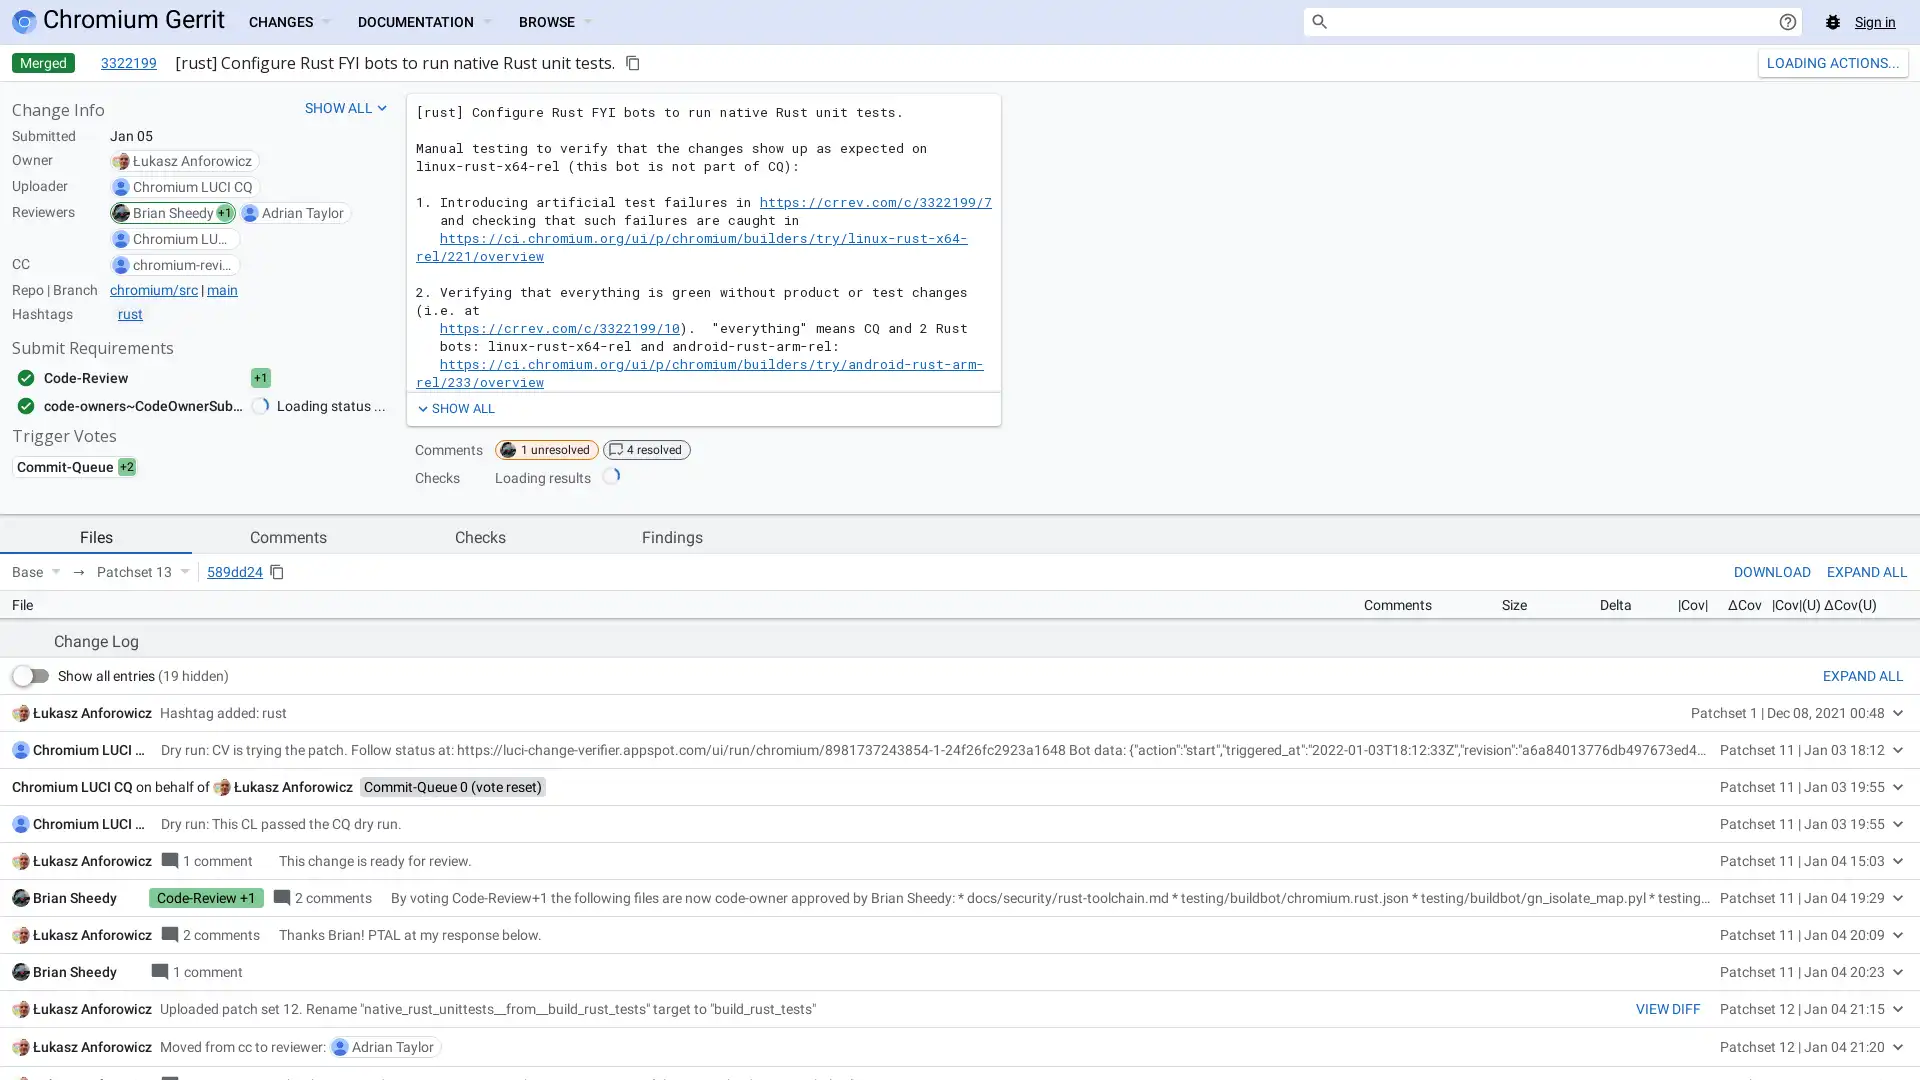  Describe the element at coordinates (292, 1062) in the screenshot. I see `ukasz Anforowicz` at that location.